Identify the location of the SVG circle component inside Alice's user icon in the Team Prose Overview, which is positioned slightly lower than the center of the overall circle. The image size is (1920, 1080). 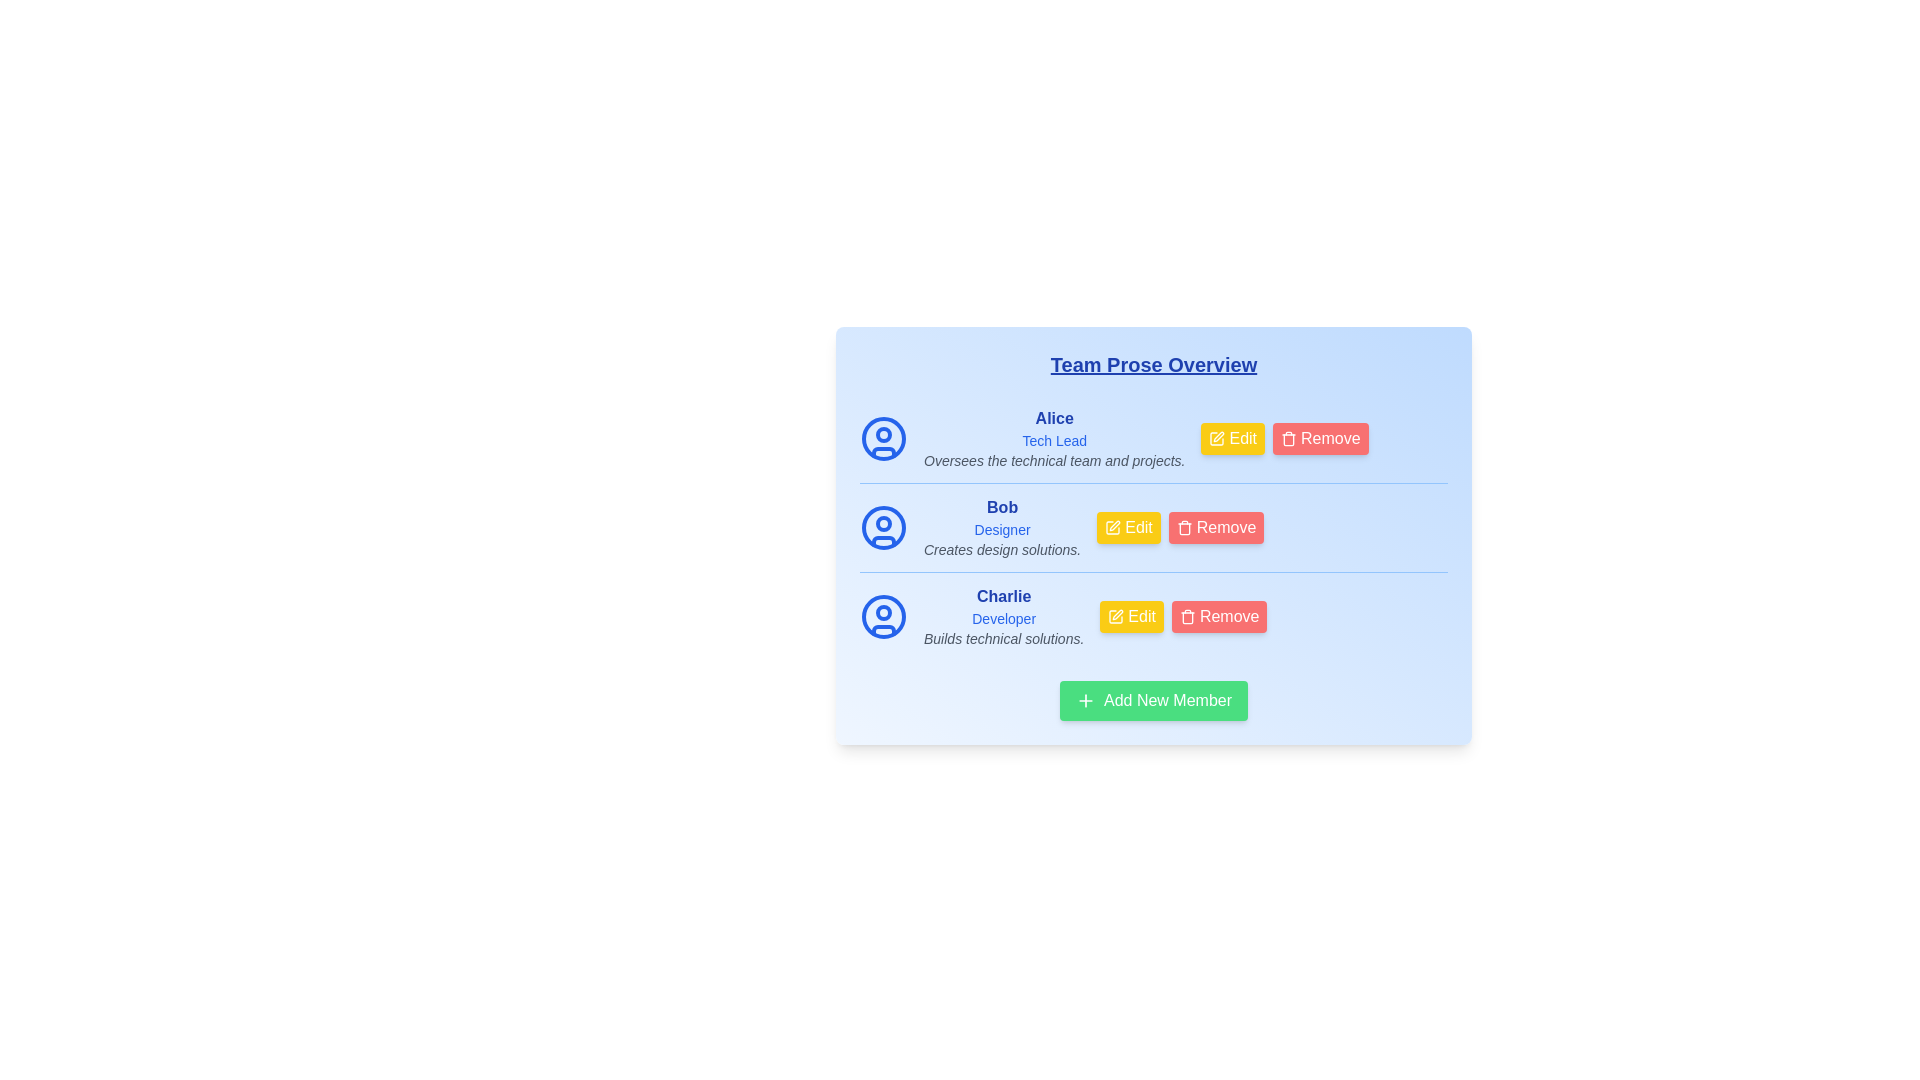
(882, 434).